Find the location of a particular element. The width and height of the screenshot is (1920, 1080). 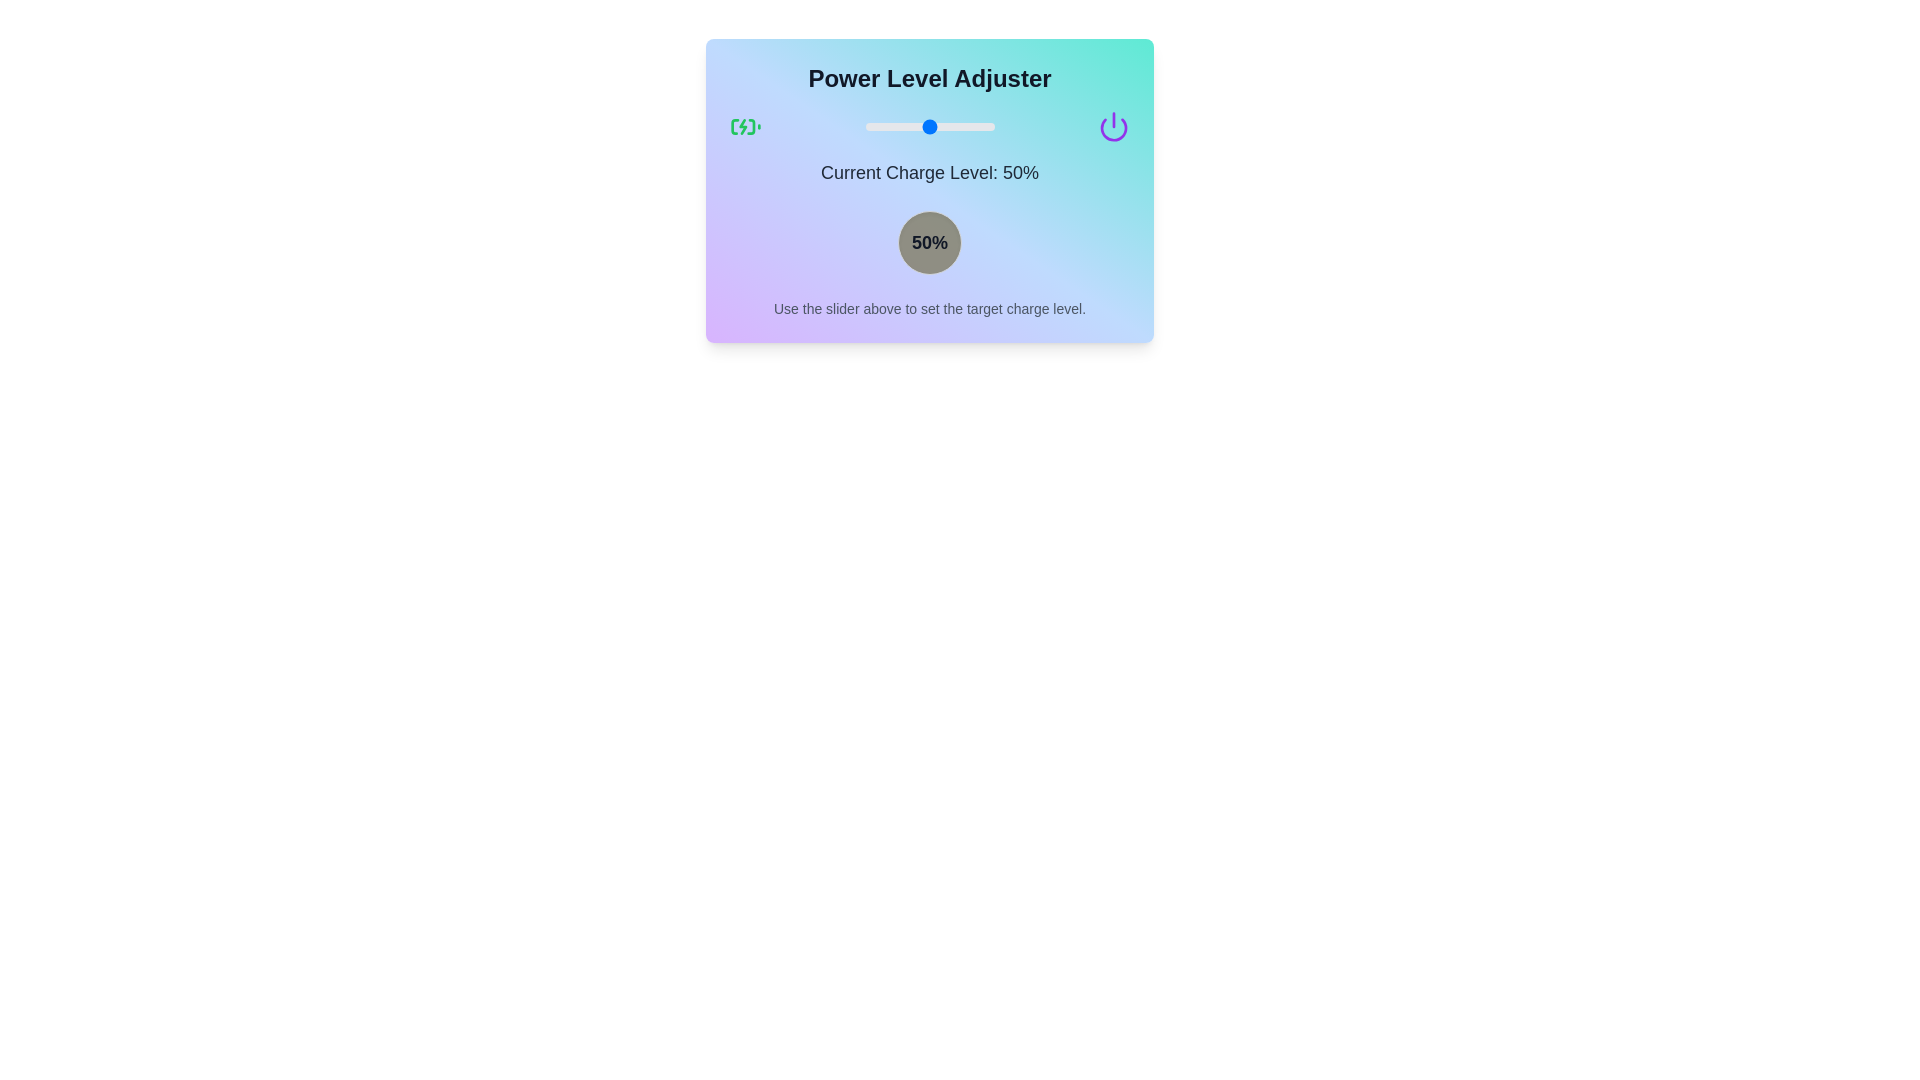

the power icon, which is a purple circular icon with a vertical line at the top, located in the upper-right section of the 'Power Level Adjuster' interface is located at coordinates (1112, 127).